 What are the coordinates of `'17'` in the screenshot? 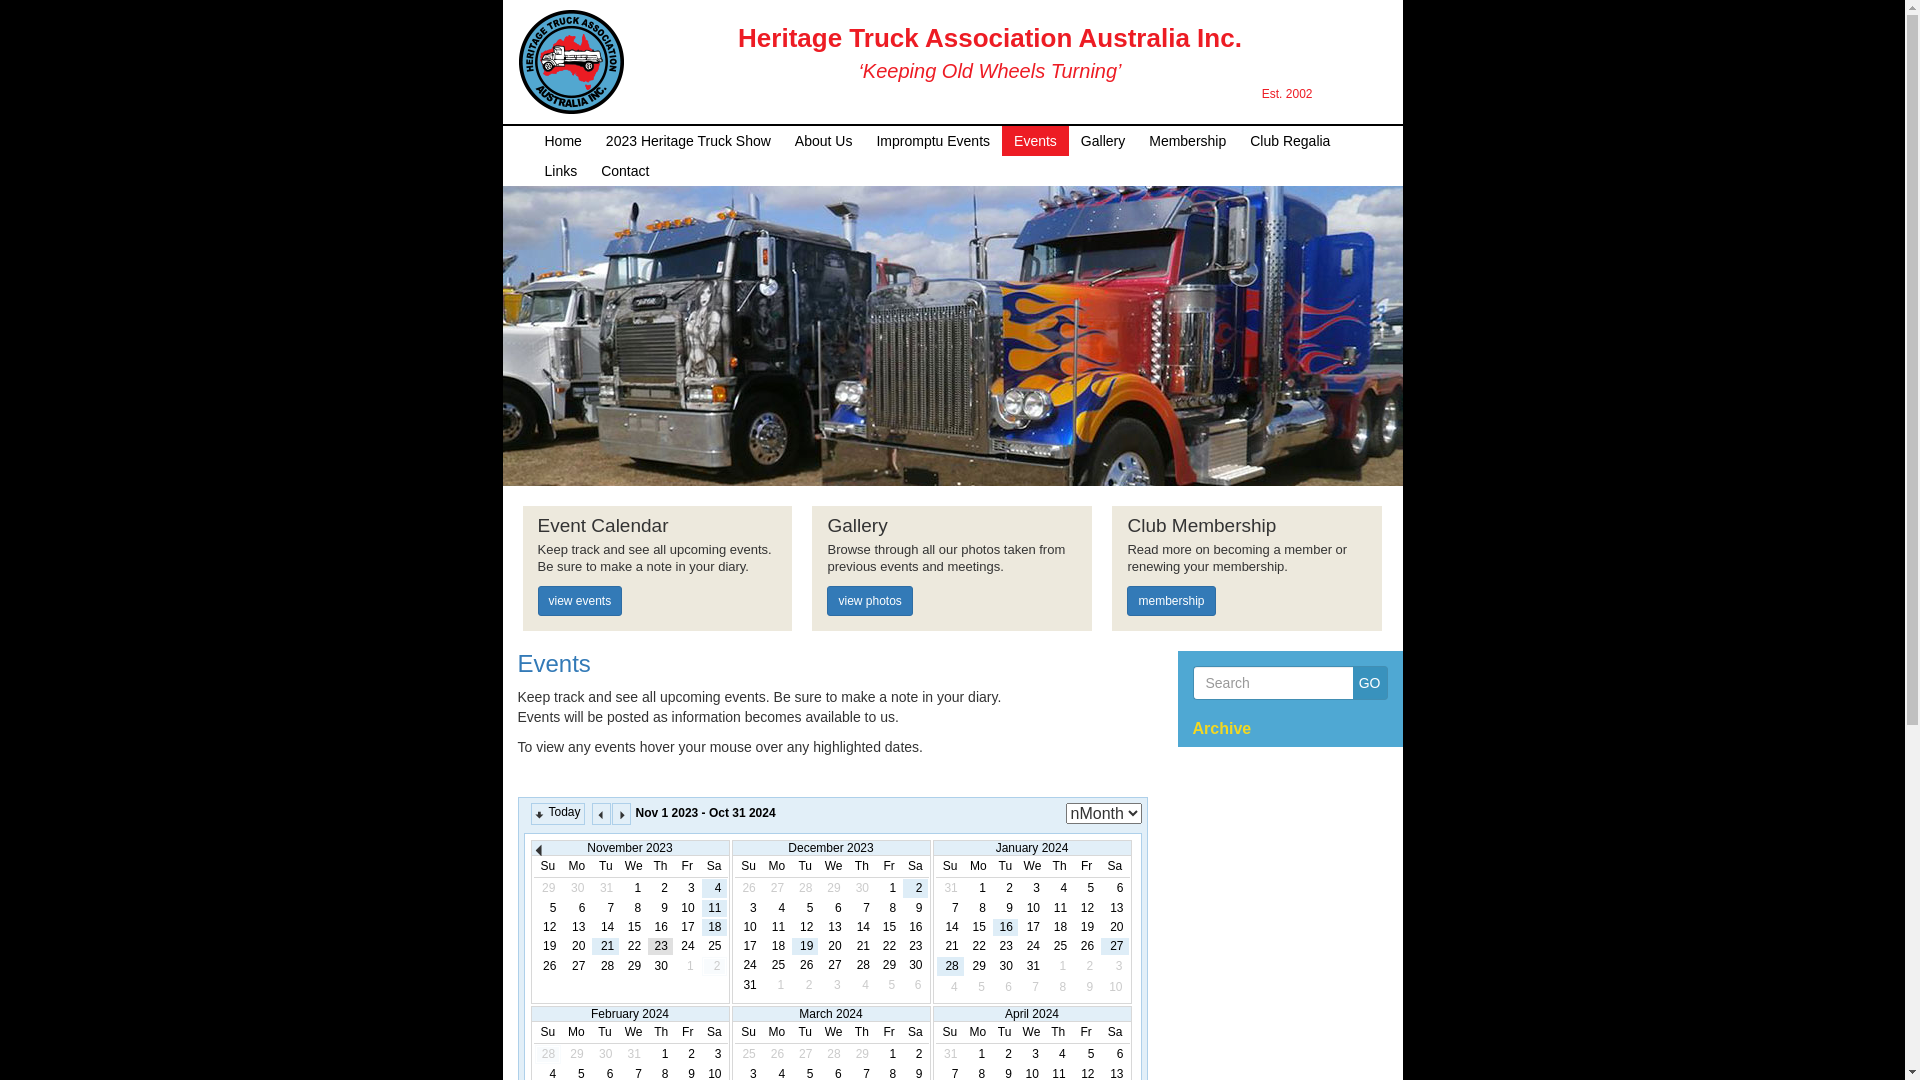 It's located at (687, 927).